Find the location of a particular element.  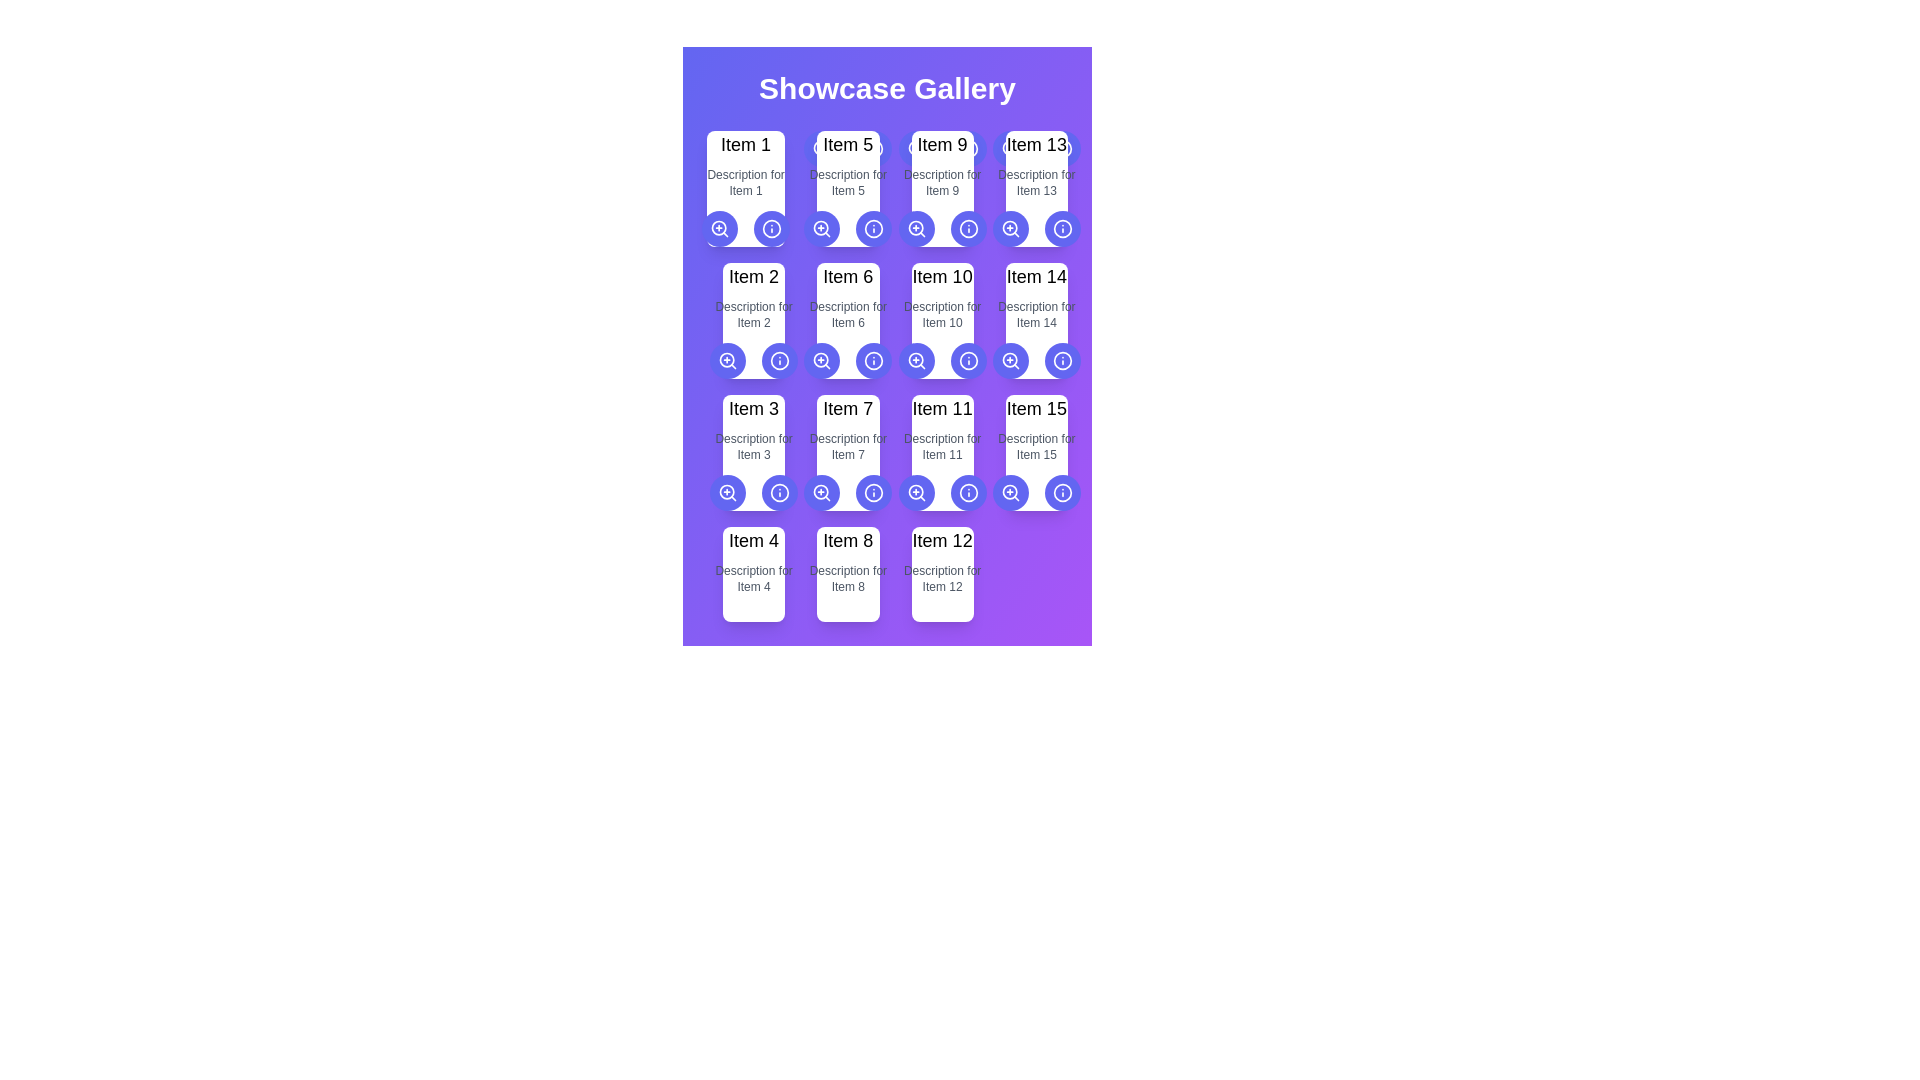

the decorative SVG circle element that indicates interaction status, located centrally within the 20x20 pixel graphic under 'Item 5' is located at coordinates (821, 147).